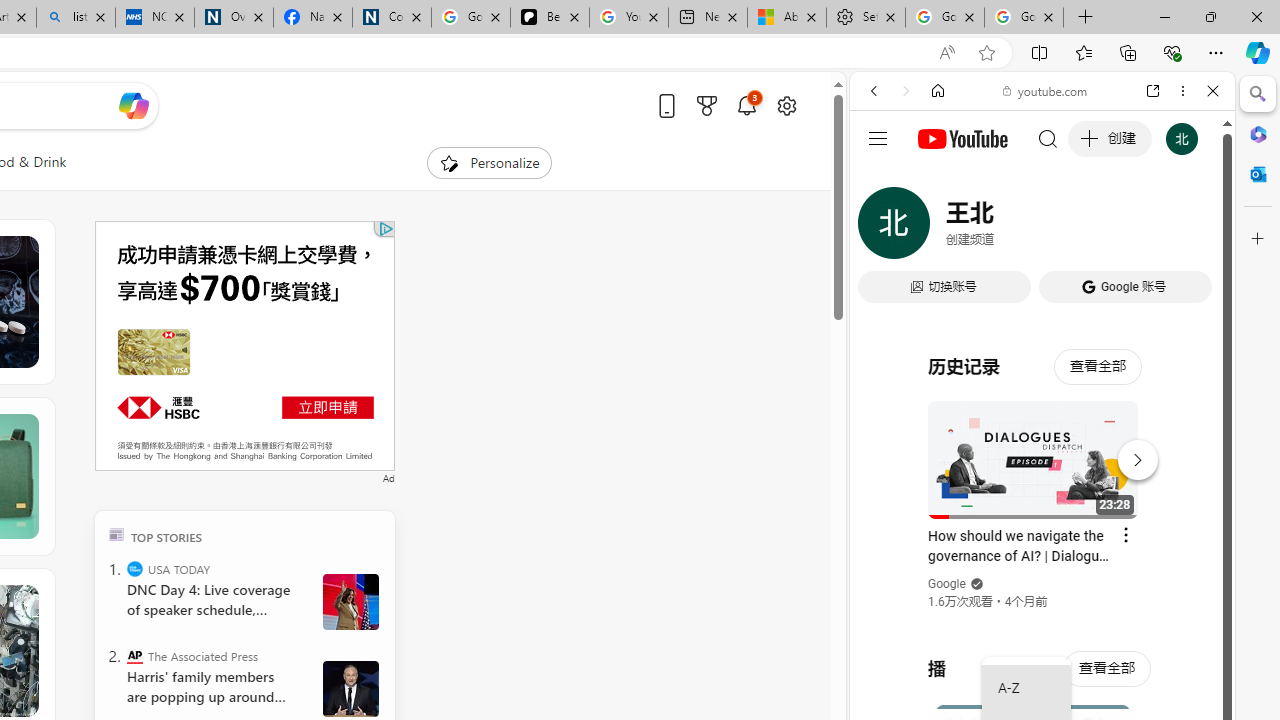  I want to click on 'Google', so click(946, 584).